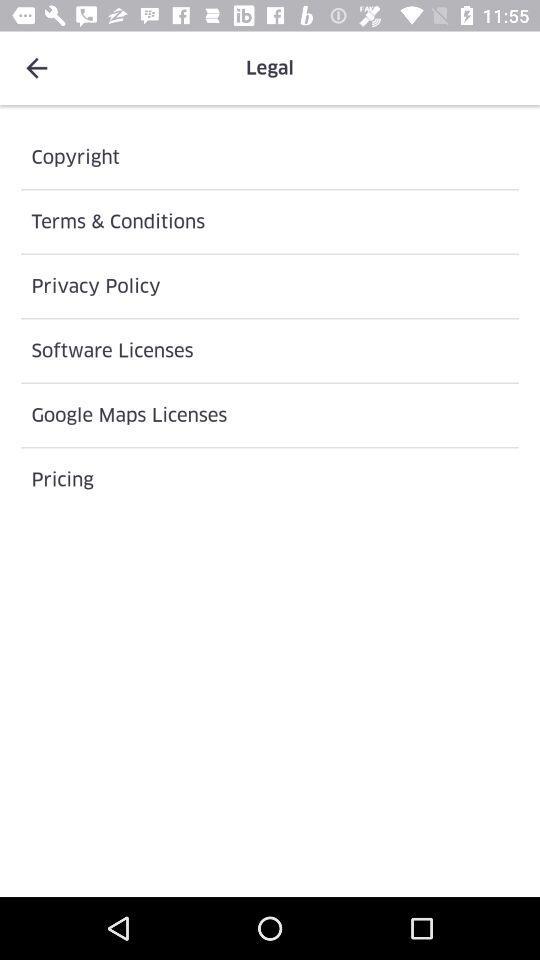 Image resolution: width=540 pixels, height=960 pixels. Describe the element at coordinates (36, 68) in the screenshot. I see `icon at the top left corner` at that location.